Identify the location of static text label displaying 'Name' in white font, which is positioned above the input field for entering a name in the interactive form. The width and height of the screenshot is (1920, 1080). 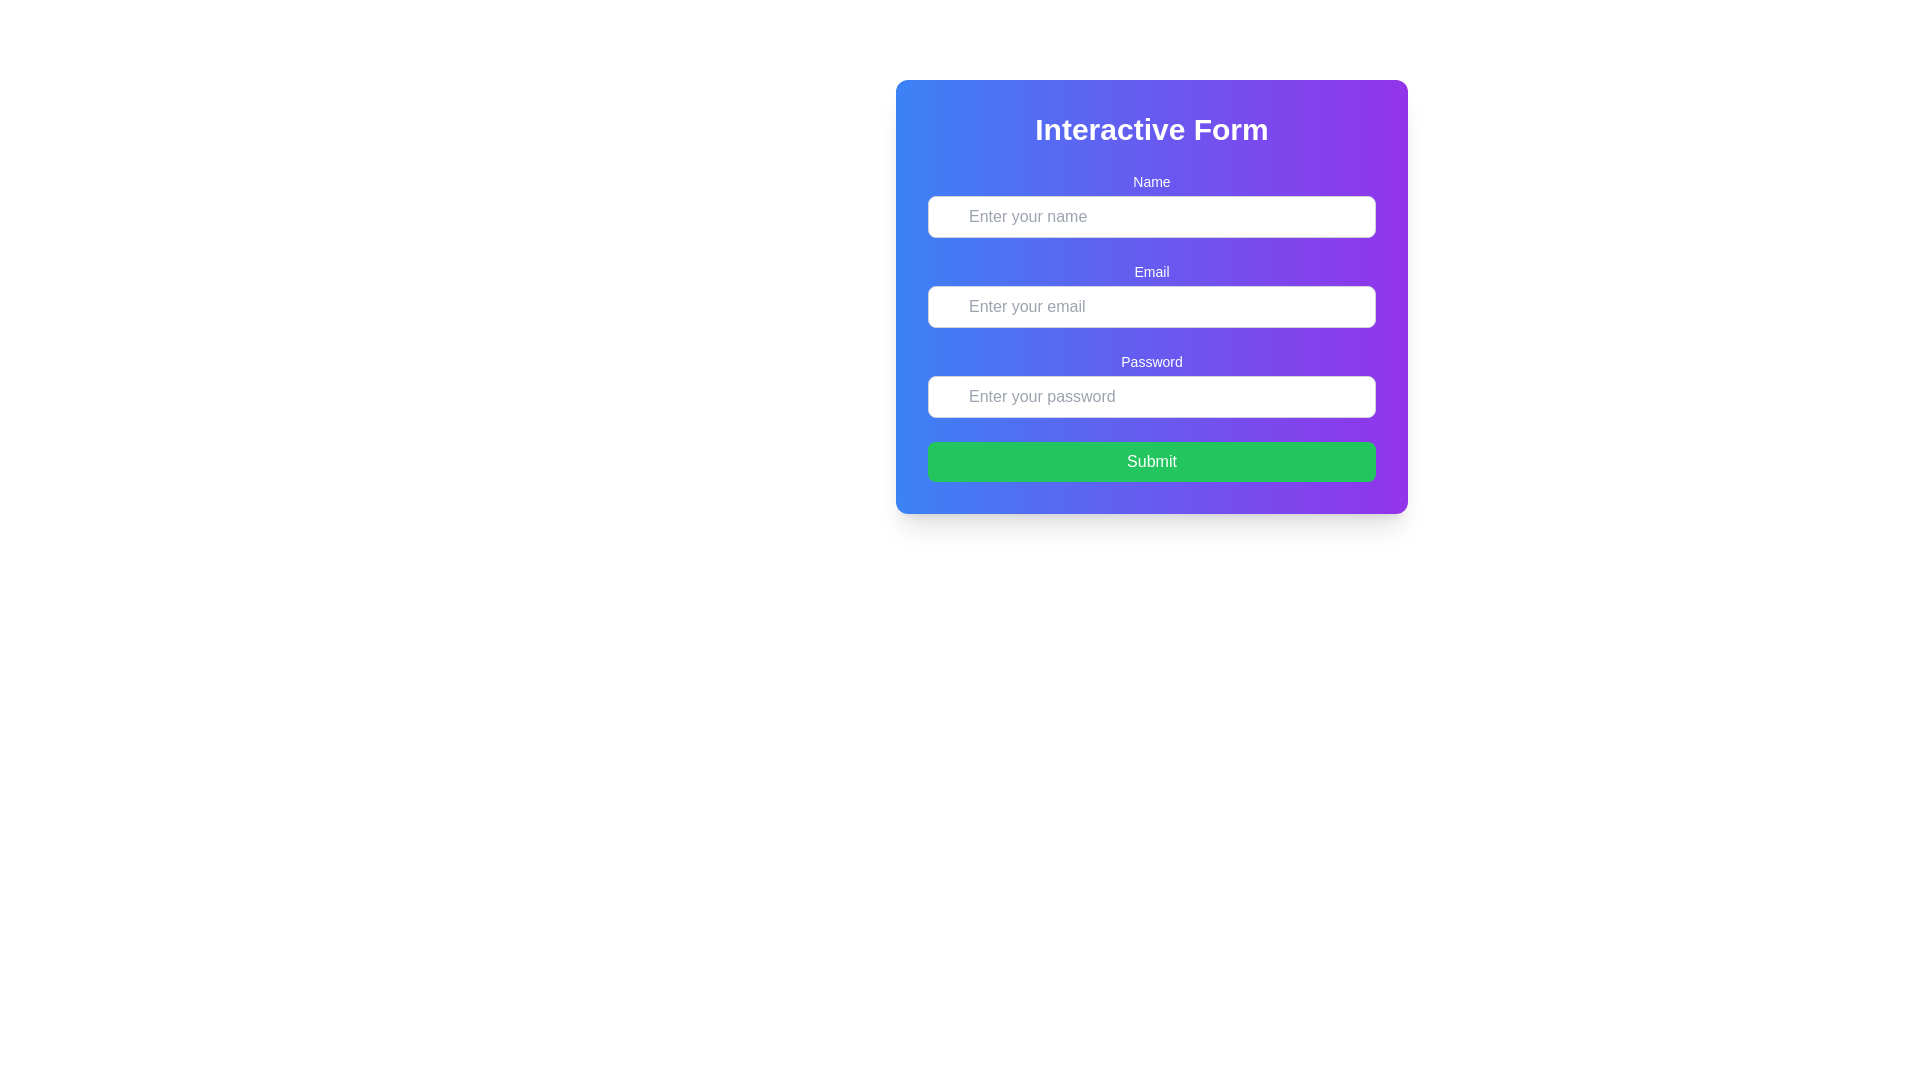
(1152, 181).